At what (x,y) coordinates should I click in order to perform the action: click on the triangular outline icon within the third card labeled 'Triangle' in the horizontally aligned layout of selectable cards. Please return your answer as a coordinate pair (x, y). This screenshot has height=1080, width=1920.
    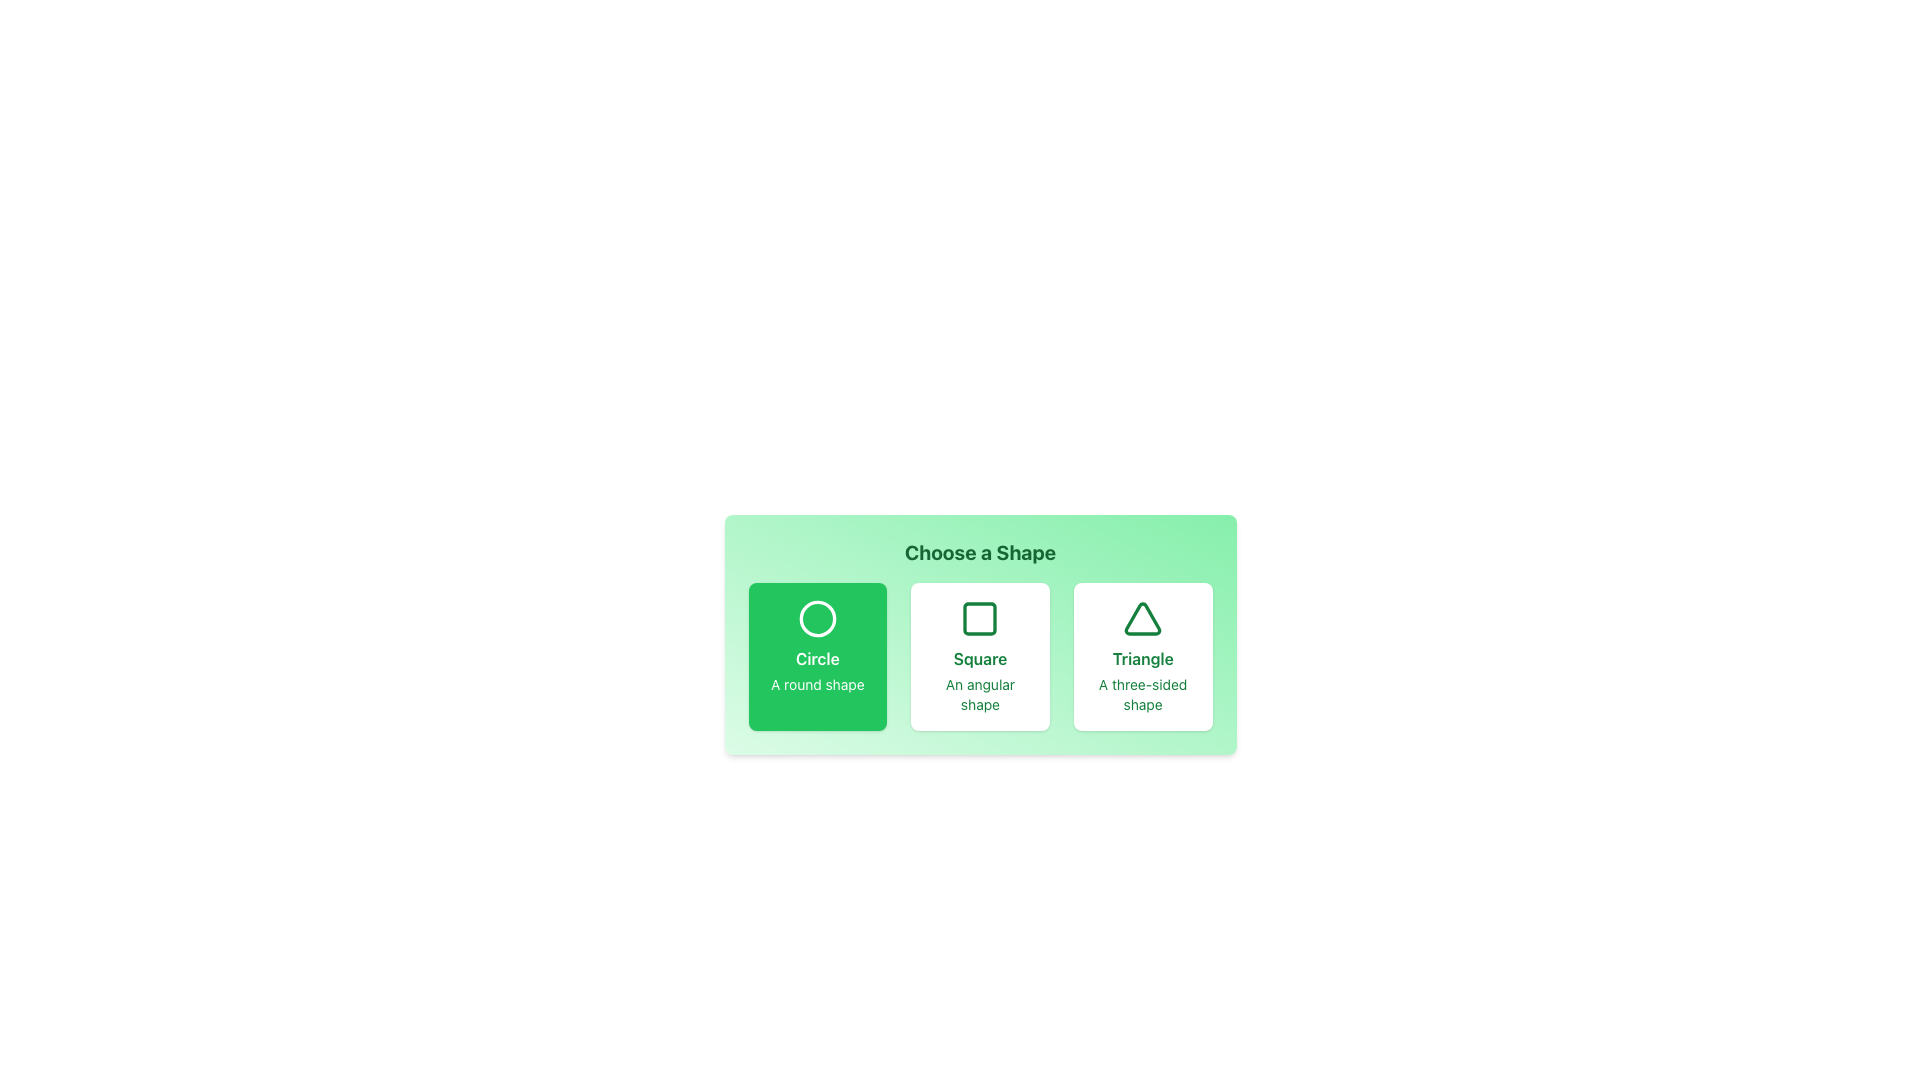
    Looking at the image, I should click on (1143, 617).